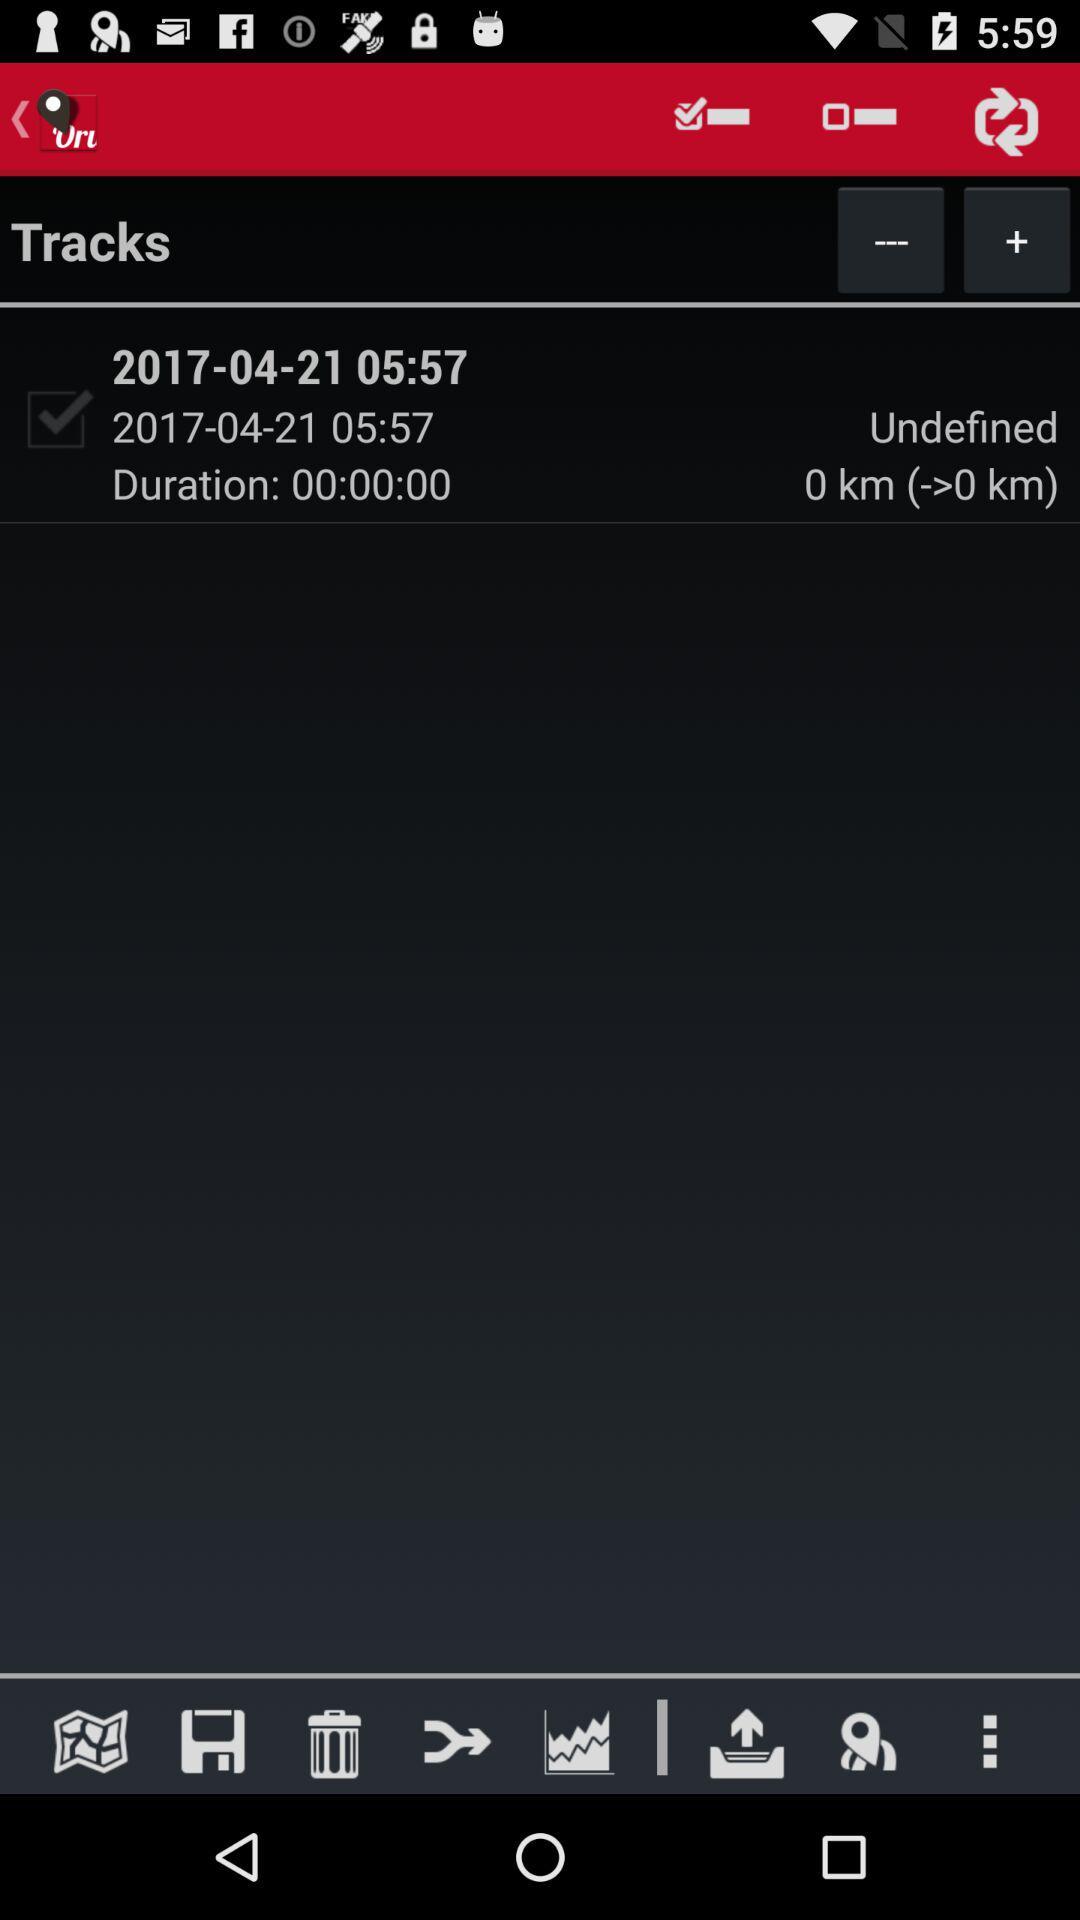 This screenshot has width=1080, height=1920. Describe the element at coordinates (747, 1740) in the screenshot. I see `upload` at that location.